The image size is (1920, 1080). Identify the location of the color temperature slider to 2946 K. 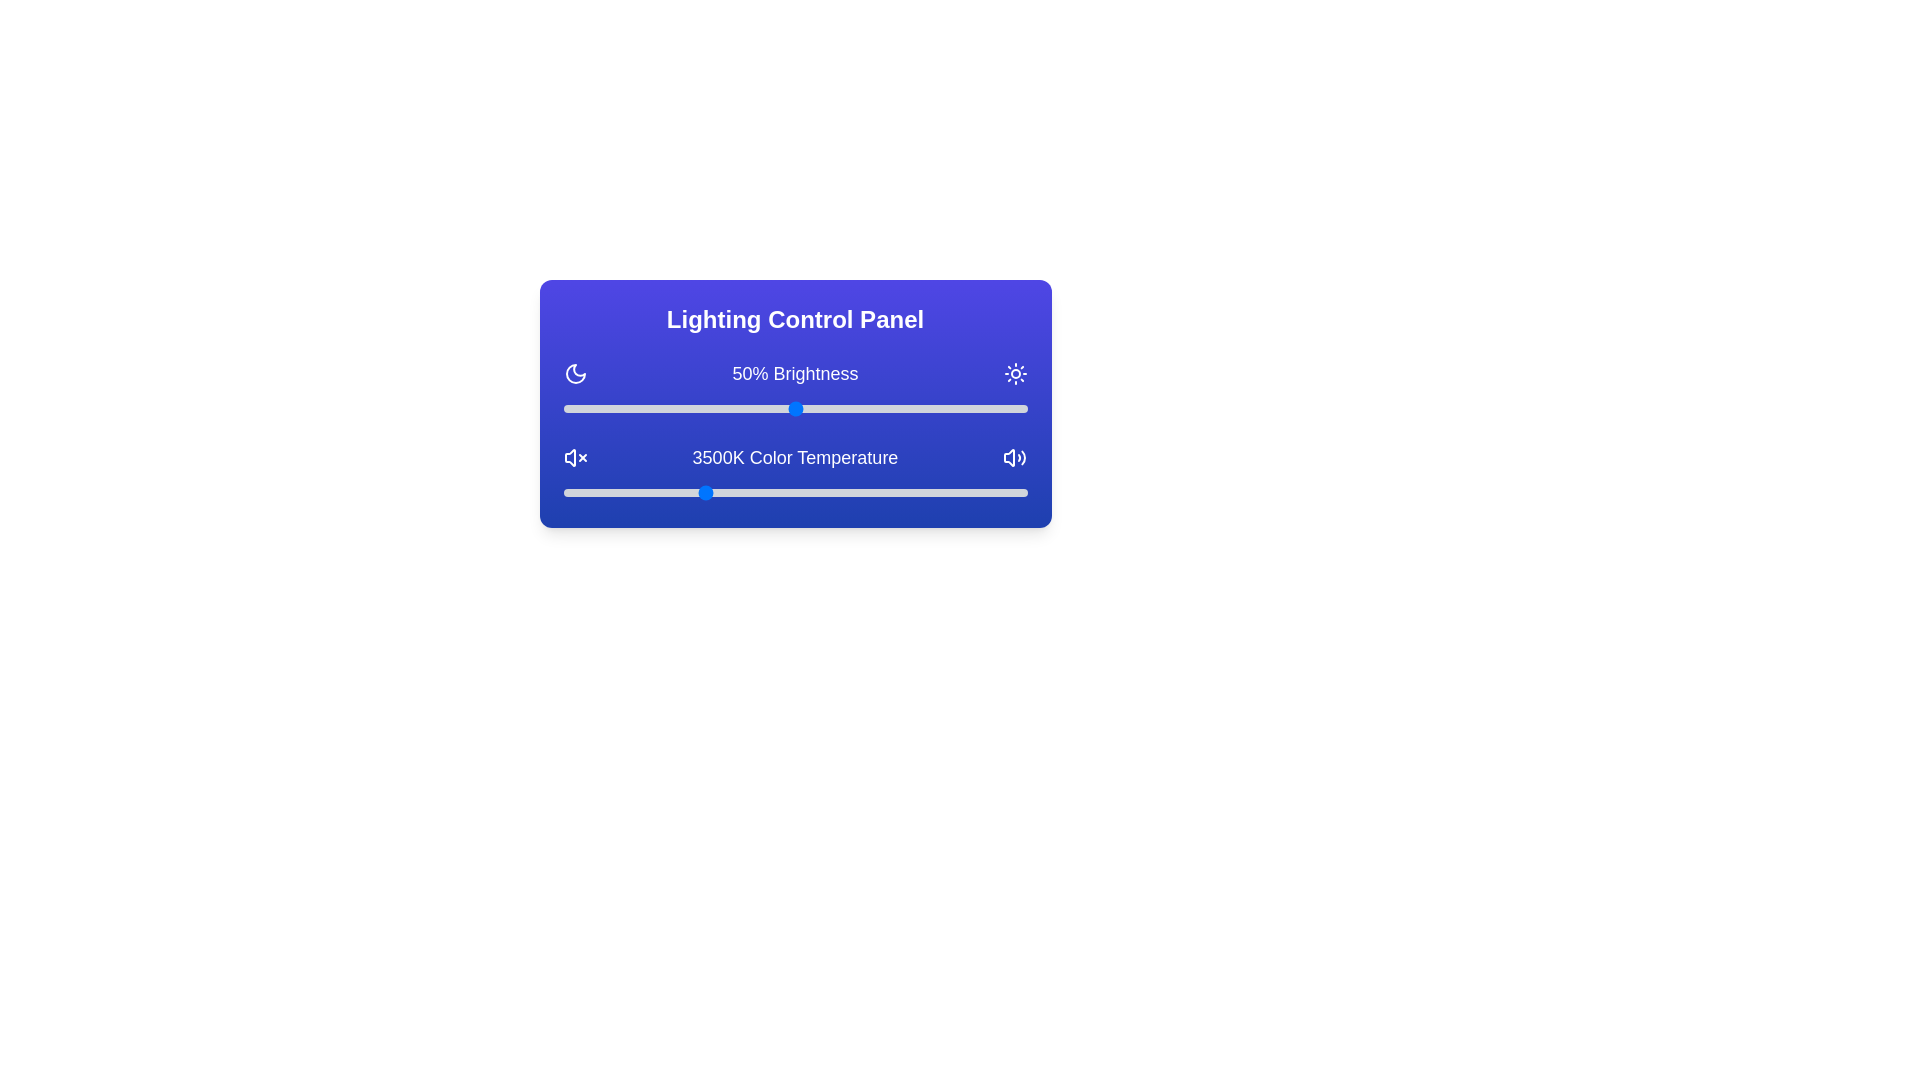
(651, 493).